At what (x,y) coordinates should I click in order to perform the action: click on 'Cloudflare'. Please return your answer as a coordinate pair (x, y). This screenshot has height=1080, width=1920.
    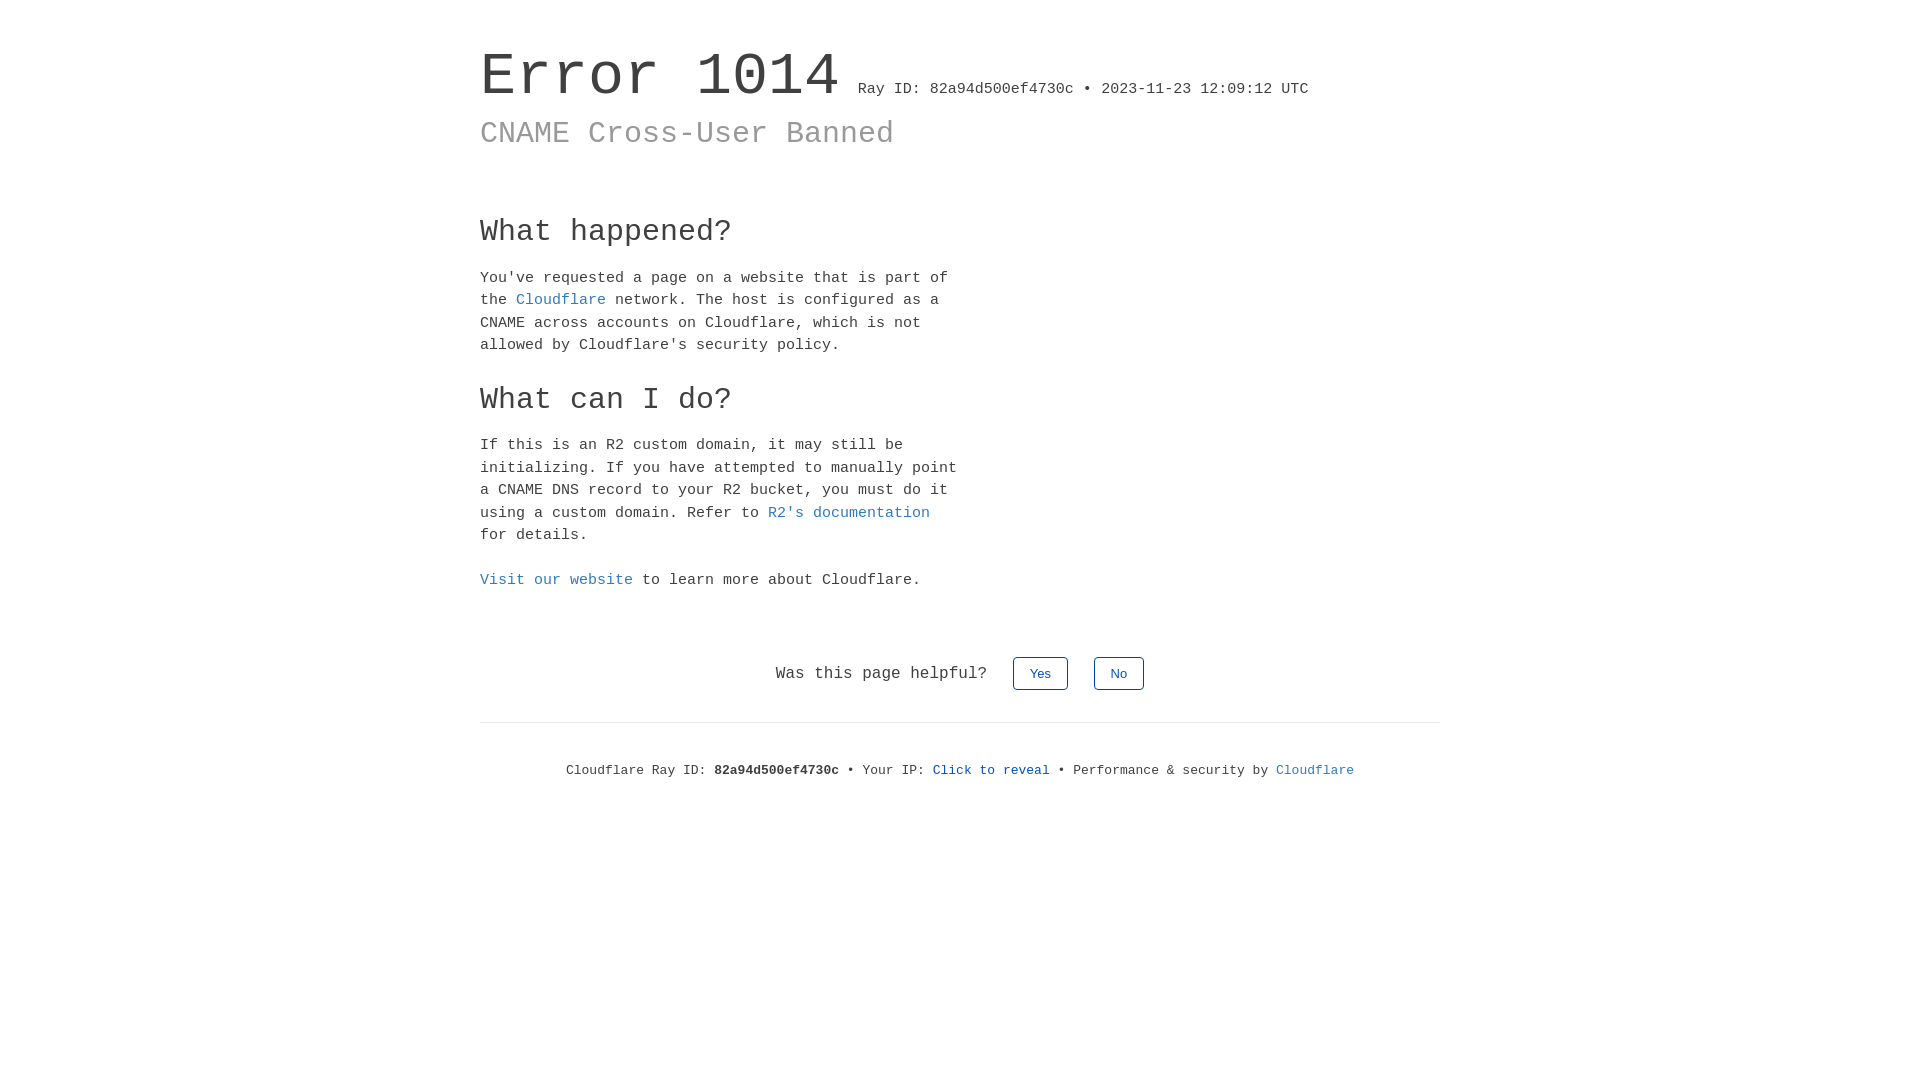
    Looking at the image, I should click on (560, 300).